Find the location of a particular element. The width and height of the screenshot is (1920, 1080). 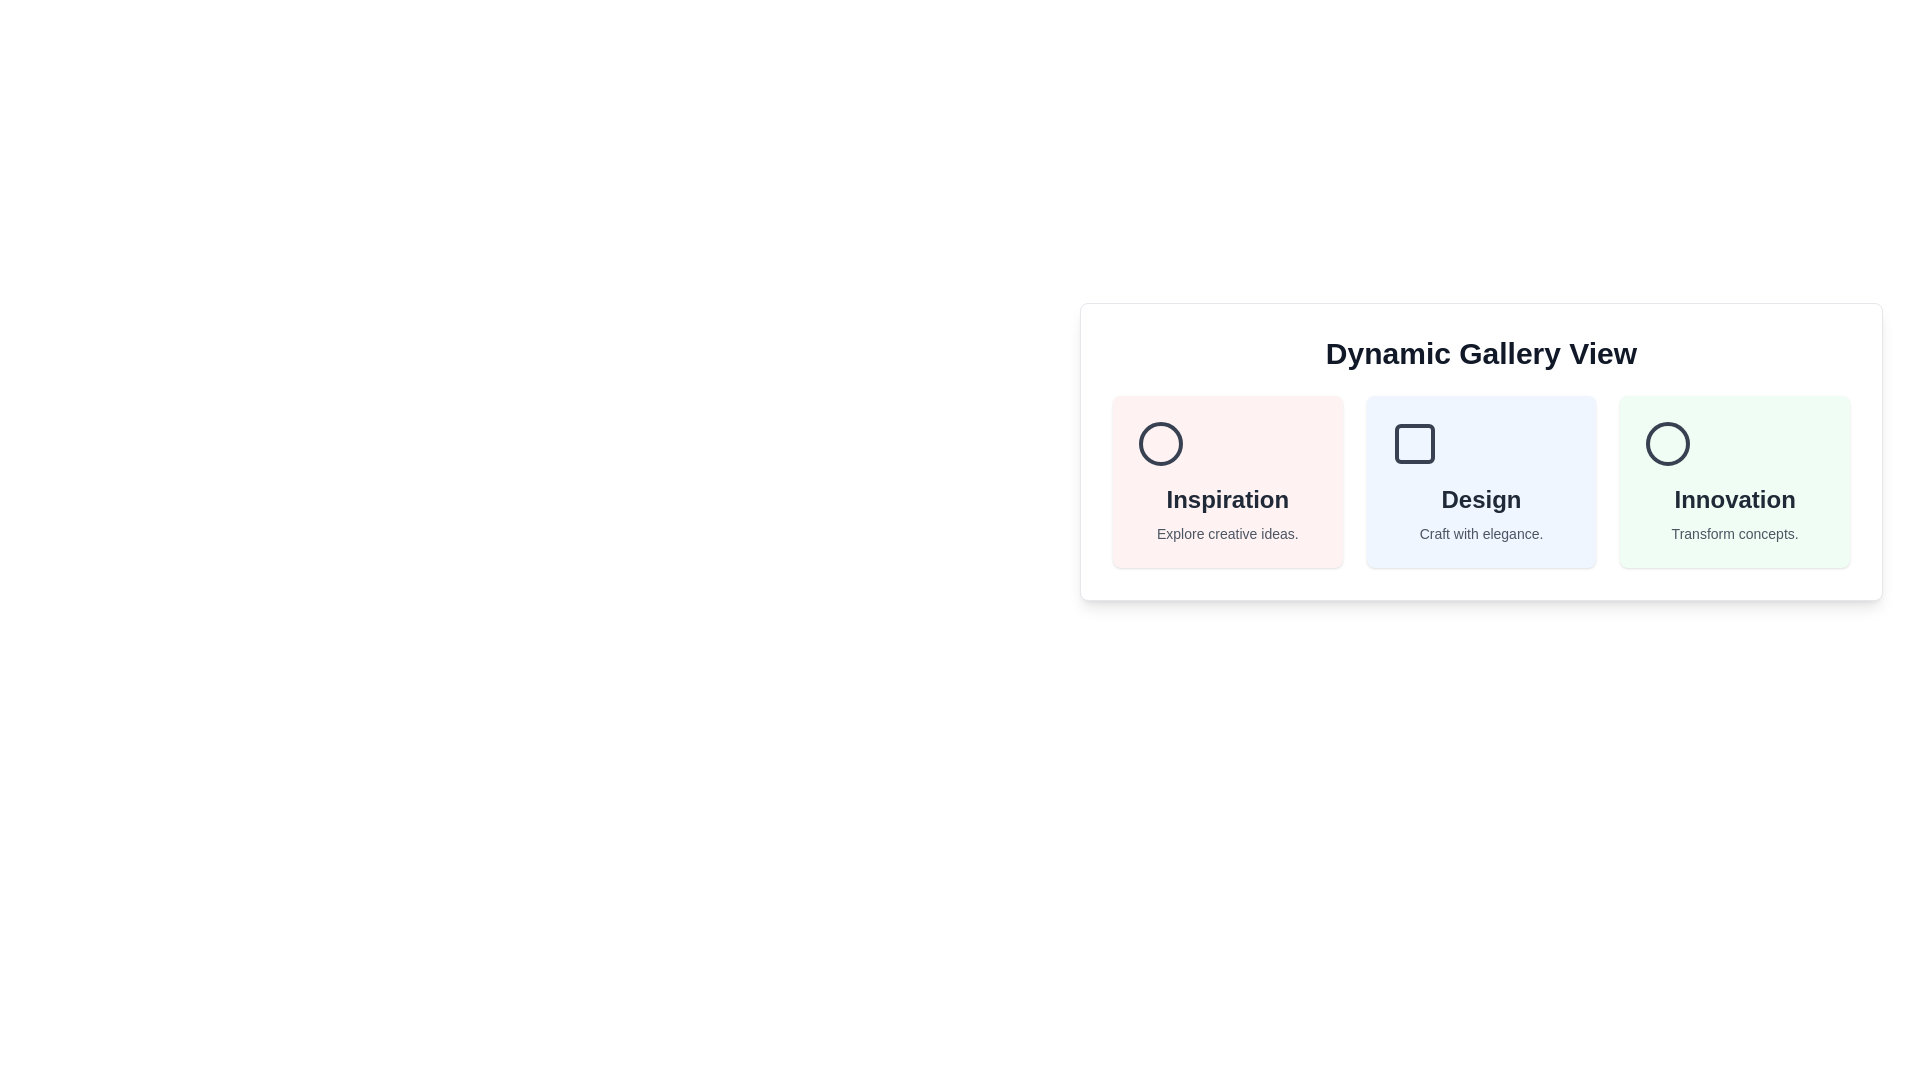

the 'Design' section label located in the middle panel, directly beneath the square icon and above the text 'Craft with elegance' is located at coordinates (1481, 499).